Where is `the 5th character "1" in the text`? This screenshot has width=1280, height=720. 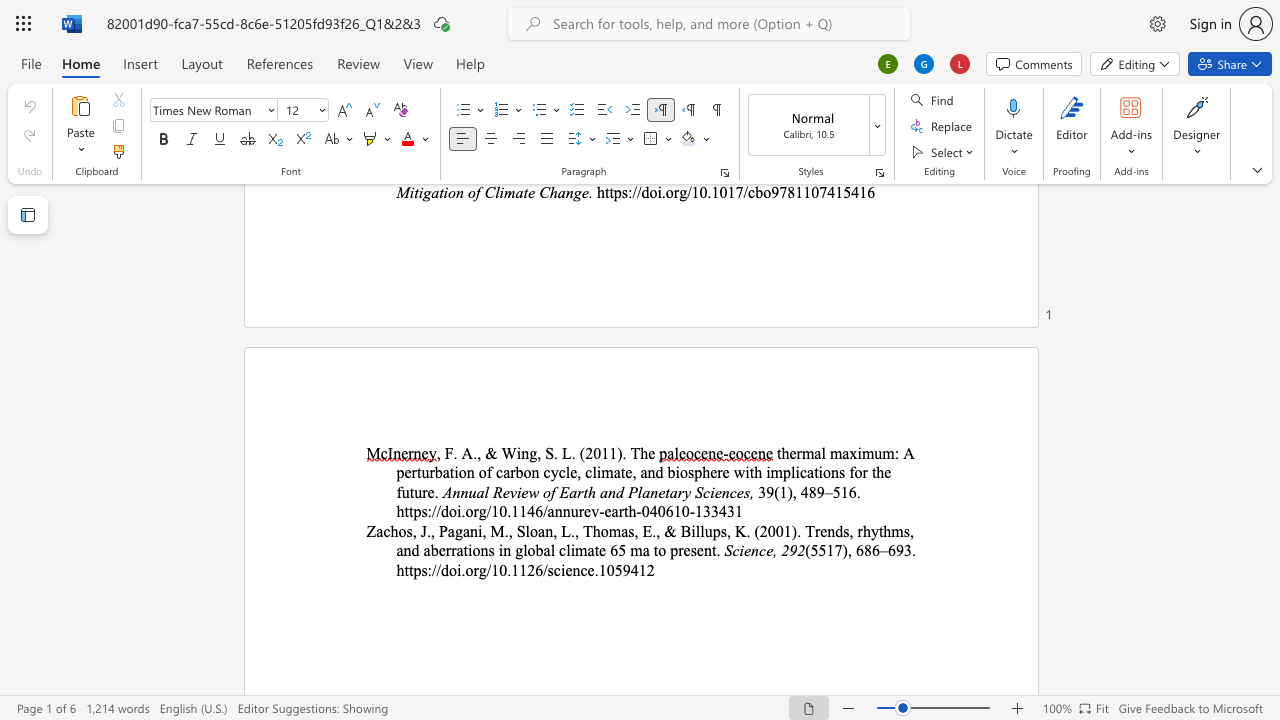
the 5th character "1" in the text is located at coordinates (807, 192).